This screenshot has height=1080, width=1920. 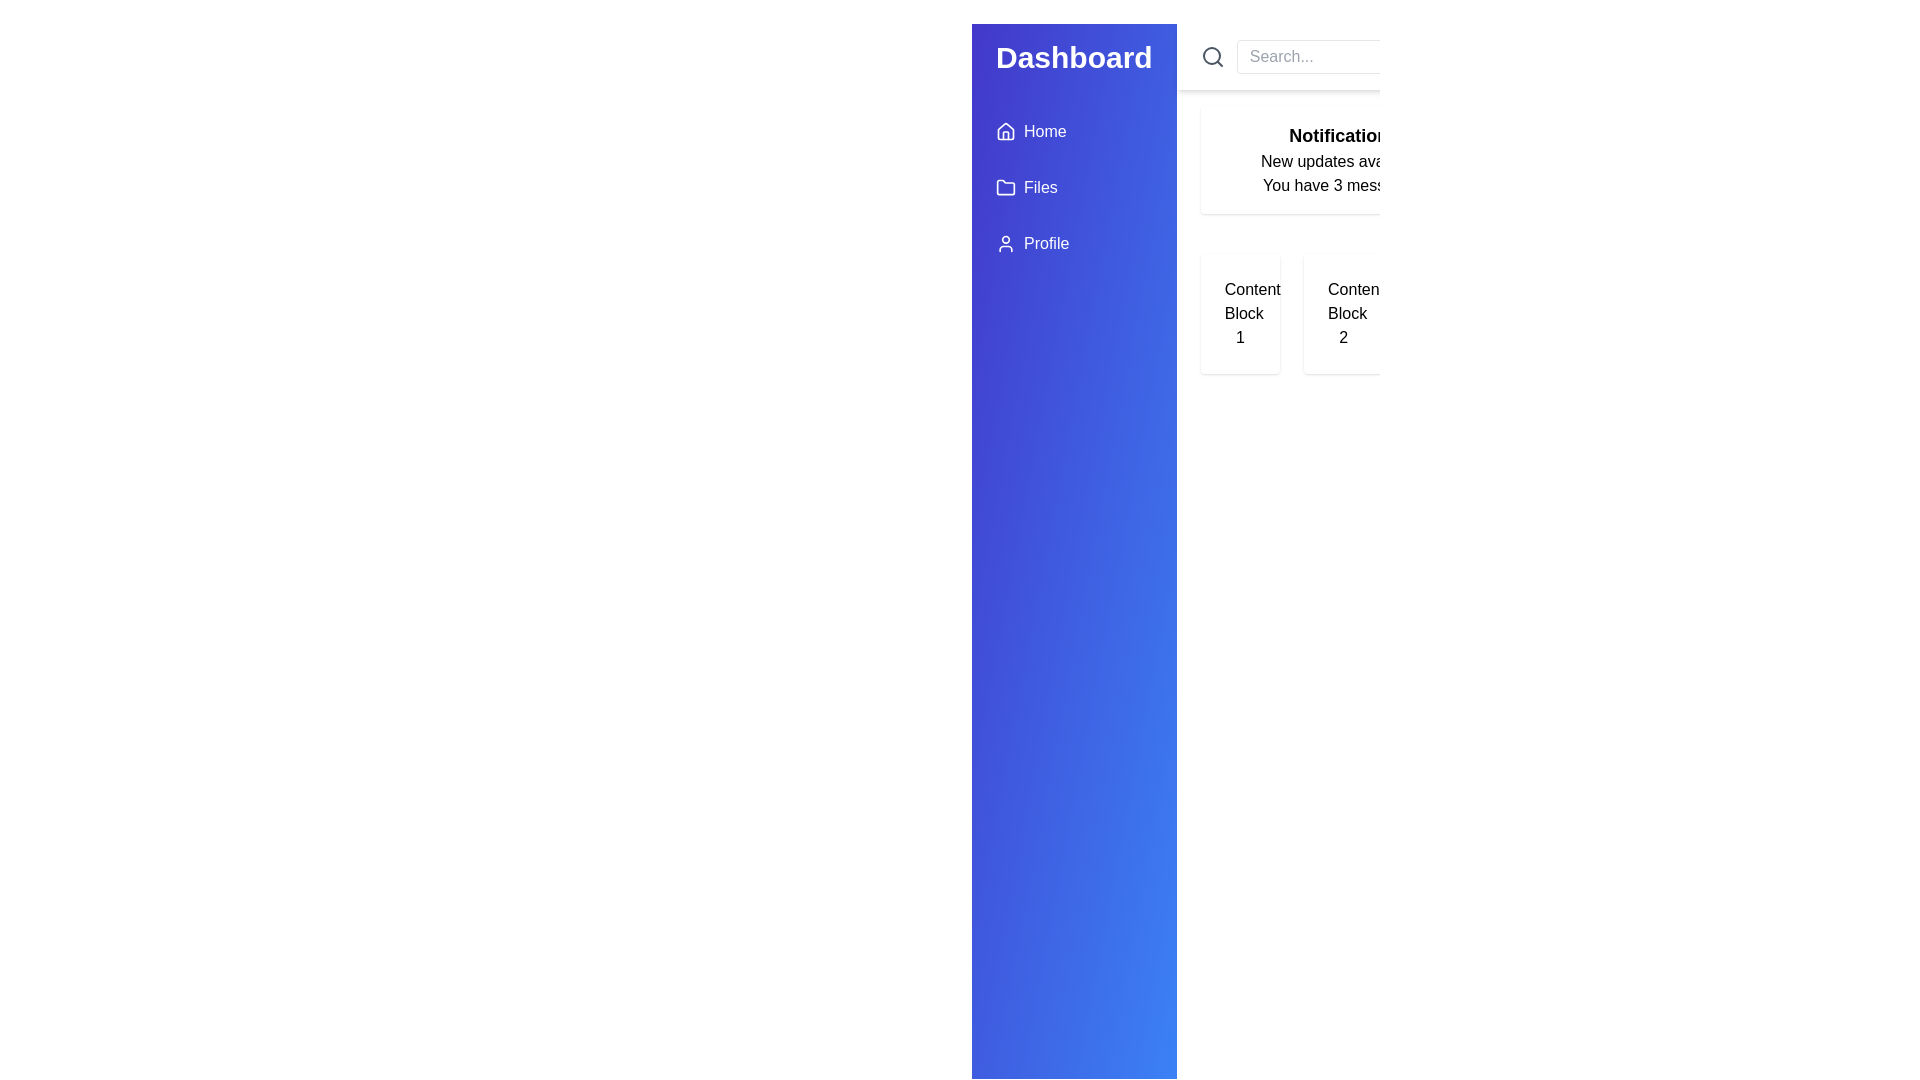 I want to click on the middle text block, which serves as a content block for navigation or interaction, so click(x=1343, y=313).